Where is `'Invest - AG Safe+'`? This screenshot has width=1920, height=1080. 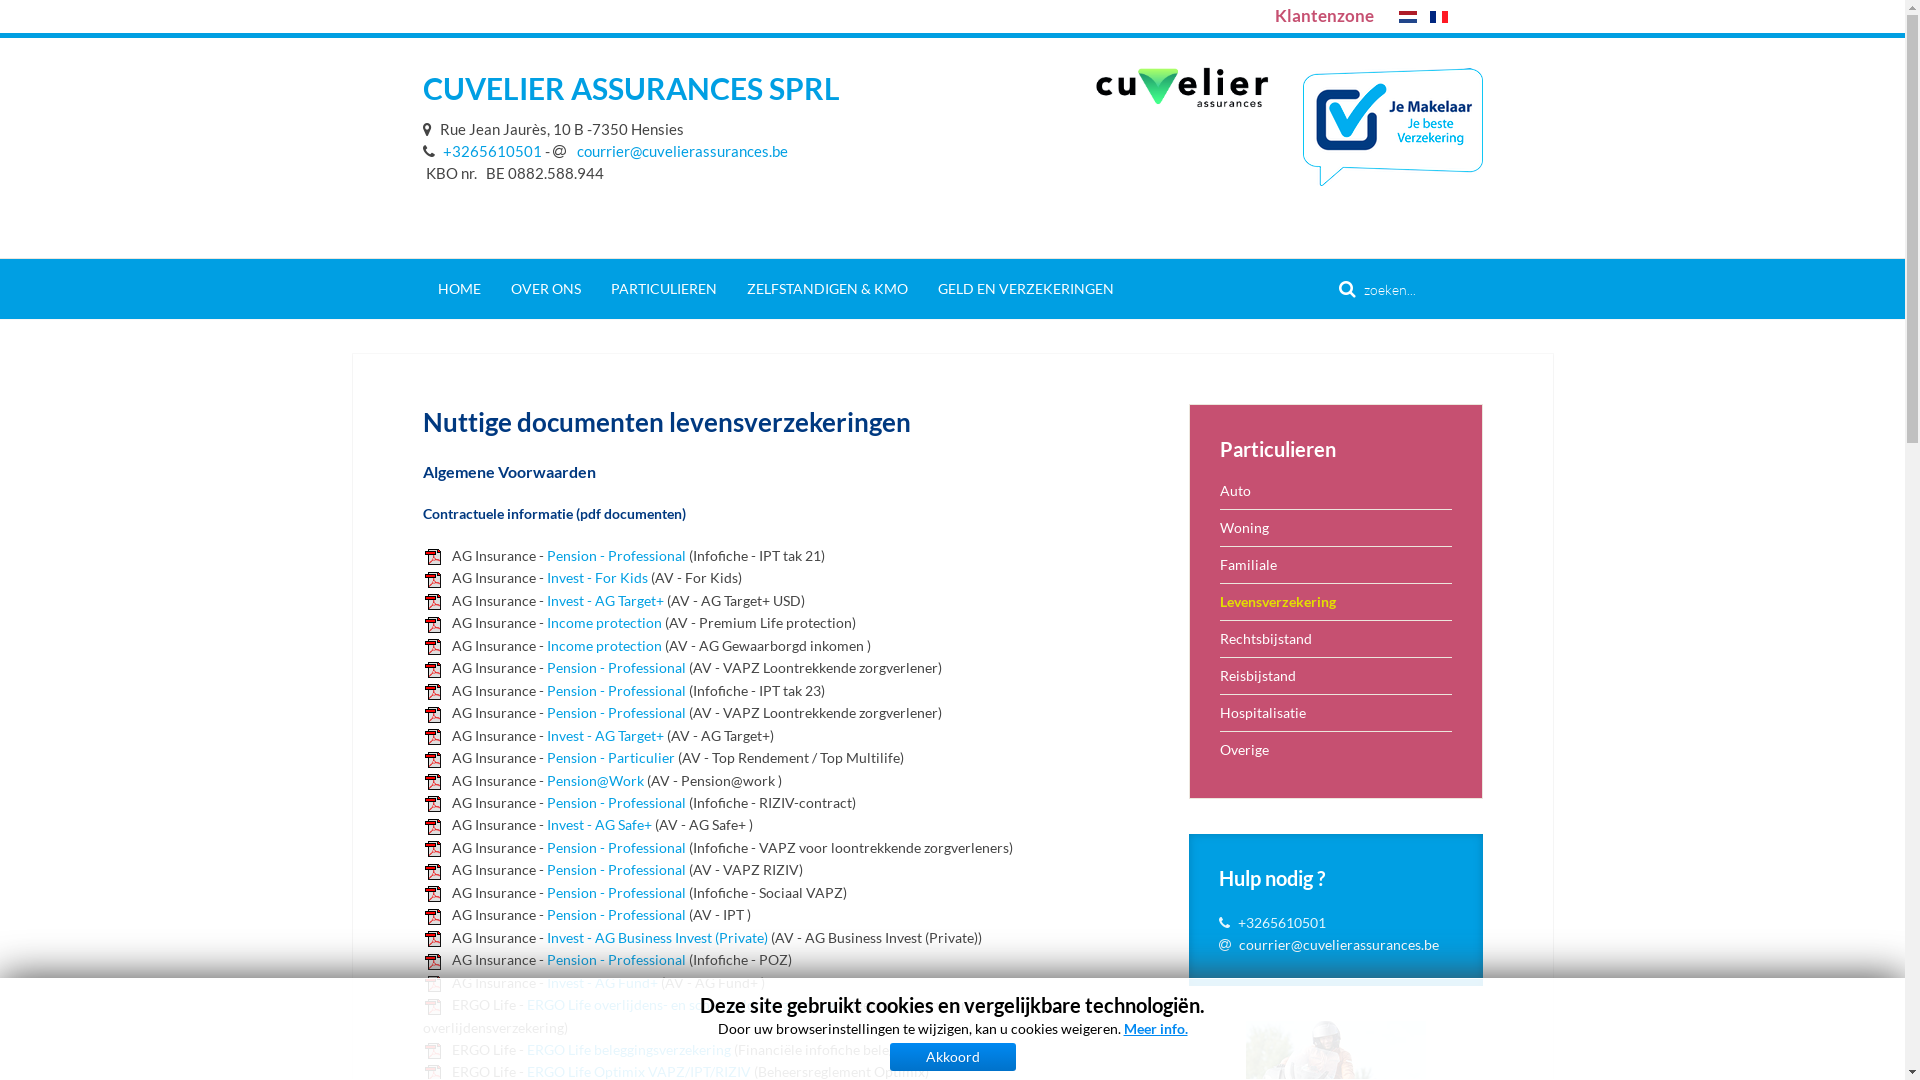
'Invest - AG Safe+' is located at coordinates (597, 824).